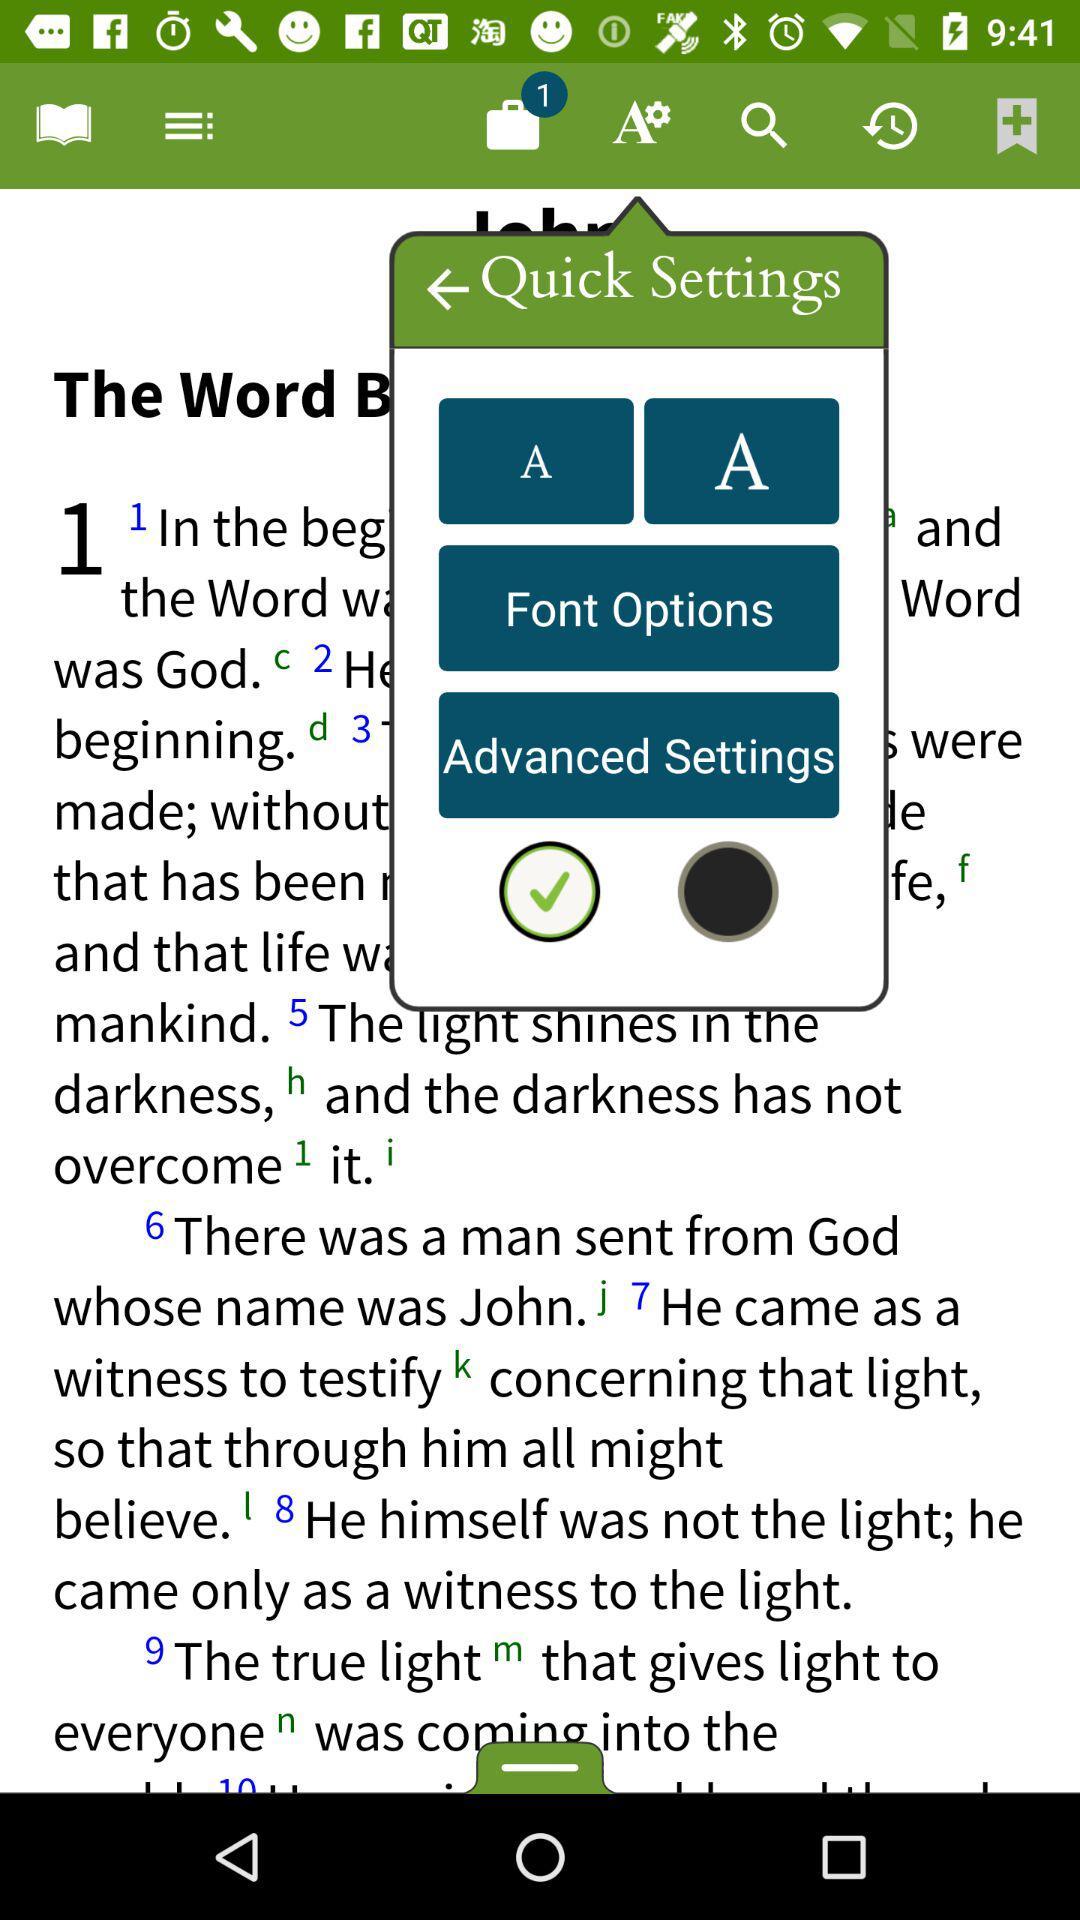 This screenshot has width=1080, height=1920. I want to click on color, so click(728, 890).